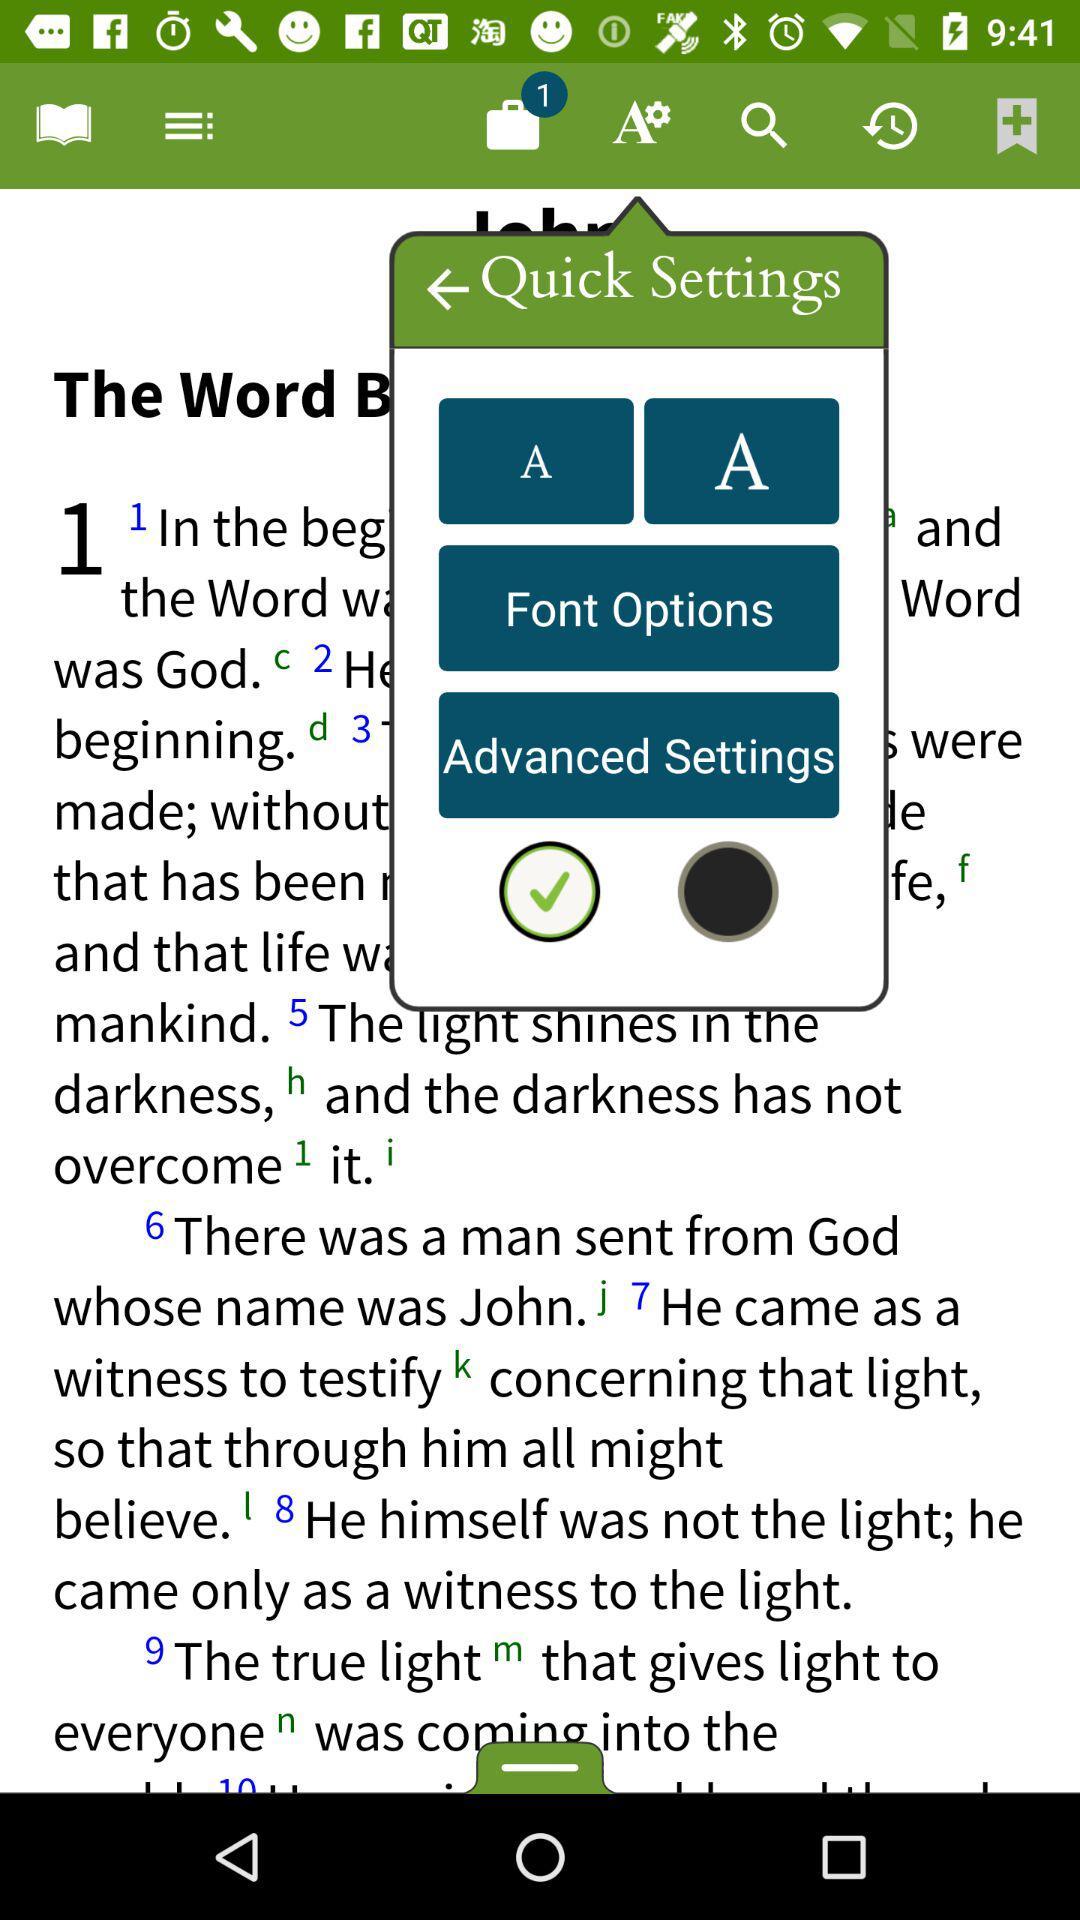 This screenshot has width=1080, height=1920. I want to click on color, so click(728, 890).